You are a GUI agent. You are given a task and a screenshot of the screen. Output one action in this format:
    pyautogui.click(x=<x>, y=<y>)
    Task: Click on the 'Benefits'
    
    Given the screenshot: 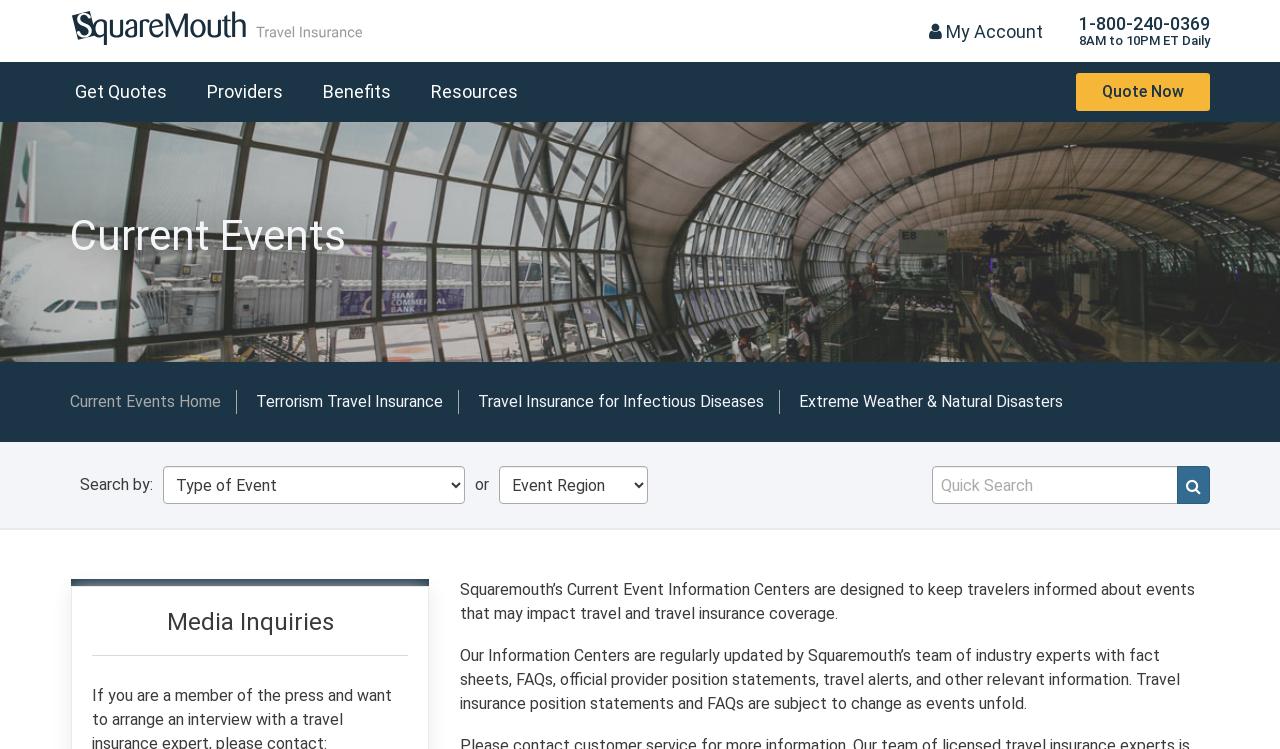 What is the action you would take?
    pyautogui.click(x=356, y=90)
    